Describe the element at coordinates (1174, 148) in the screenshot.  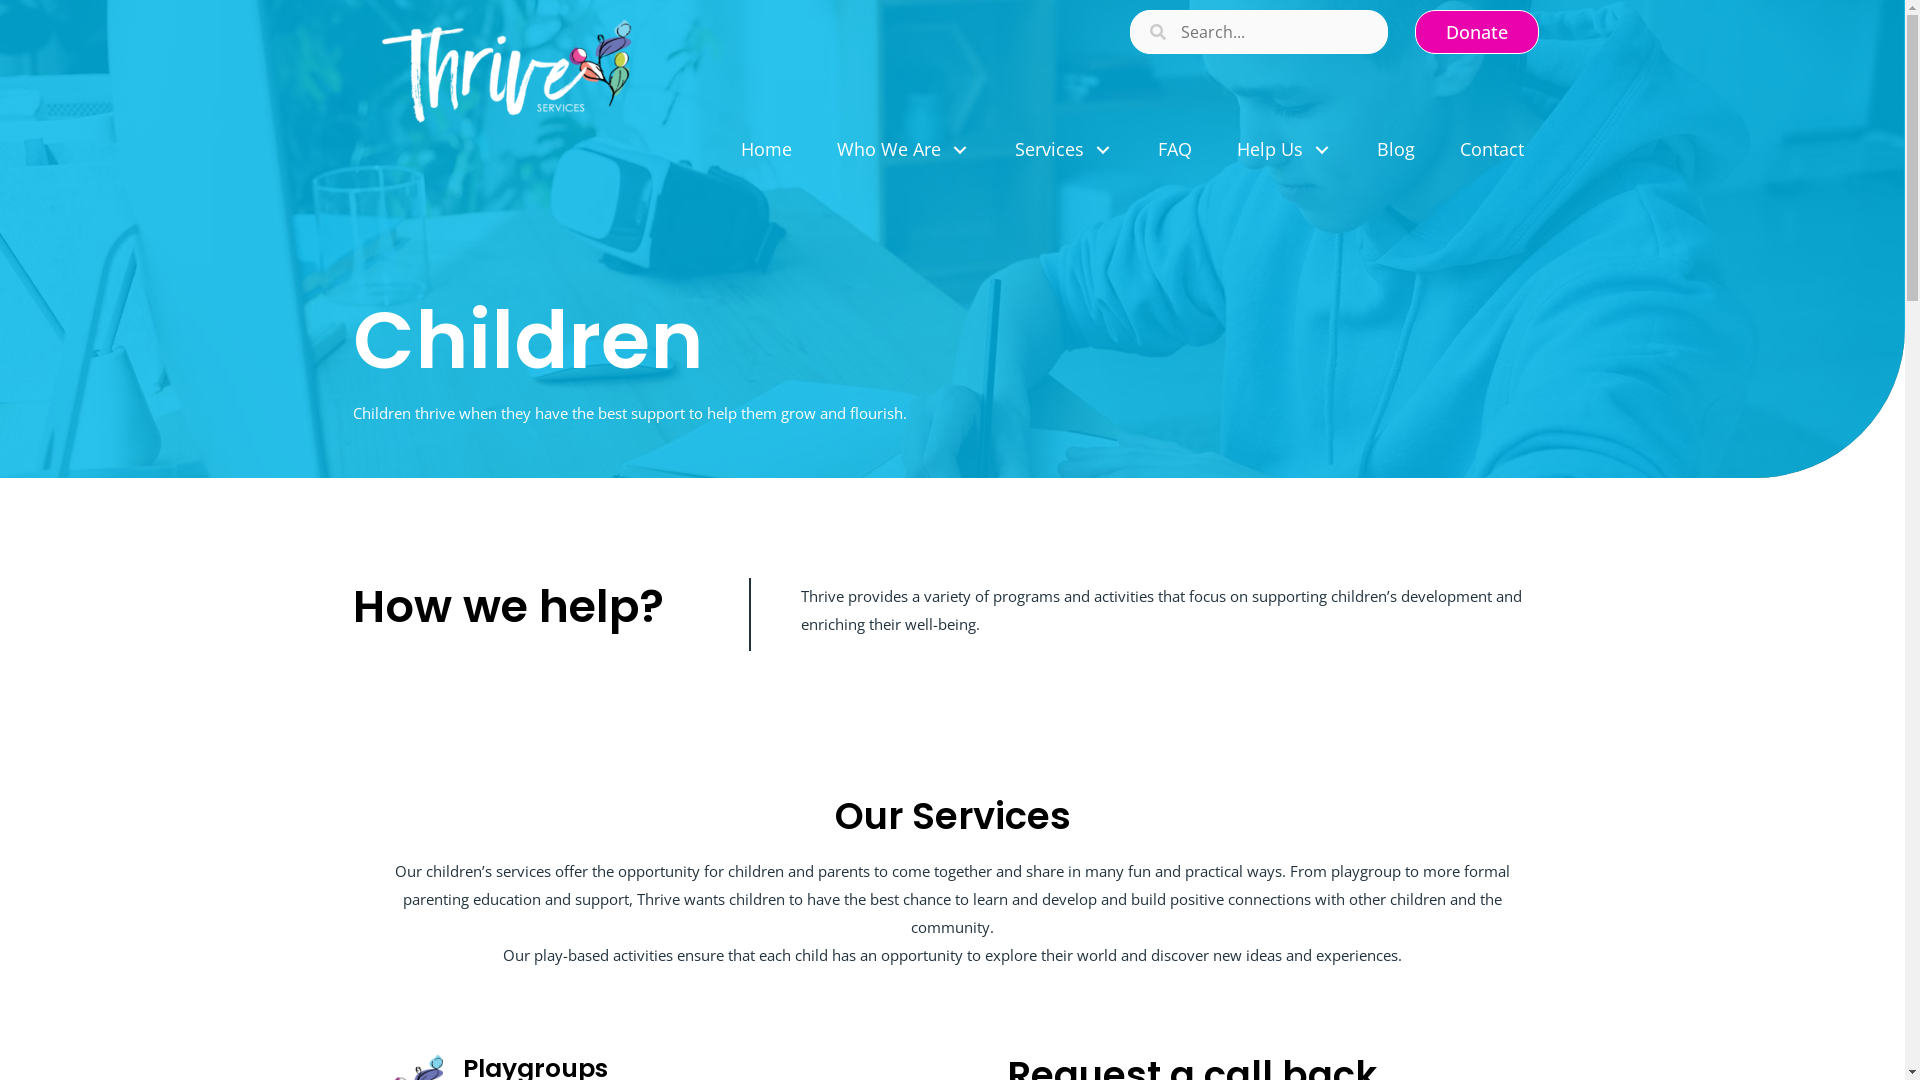
I see `'FAQ'` at that location.